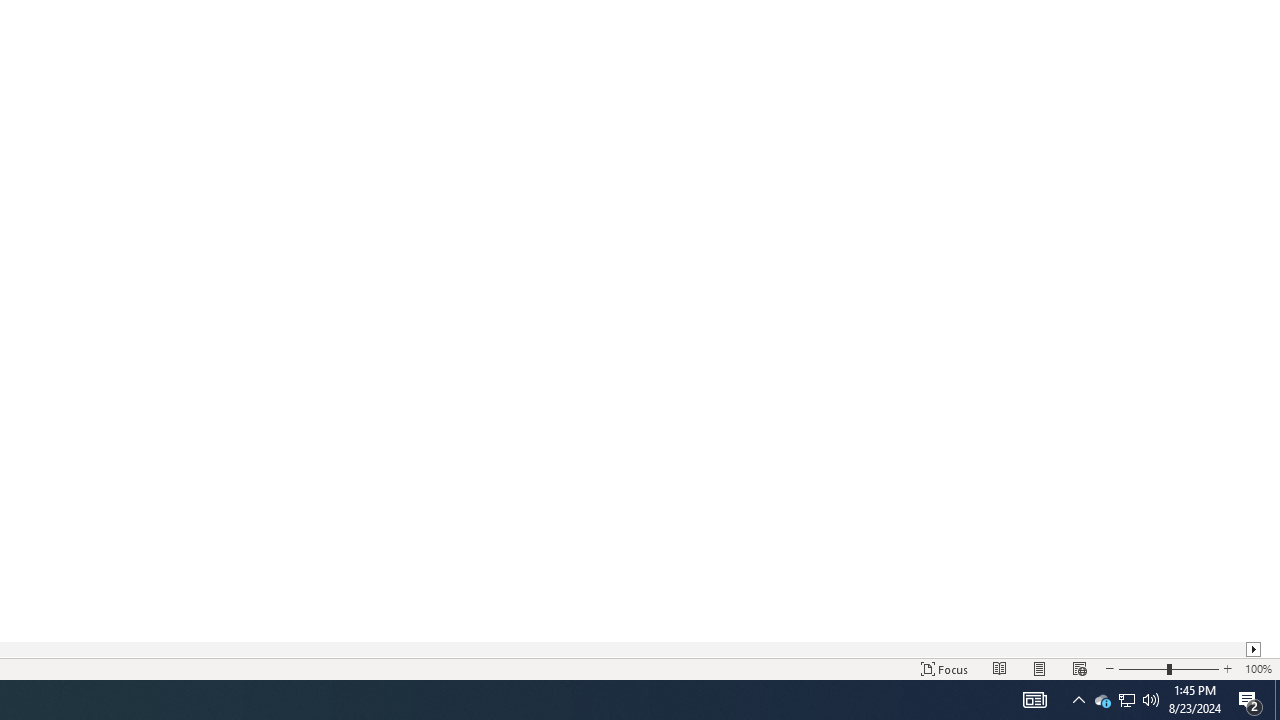  Describe the element at coordinates (943, 669) in the screenshot. I see `'Focus '` at that location.